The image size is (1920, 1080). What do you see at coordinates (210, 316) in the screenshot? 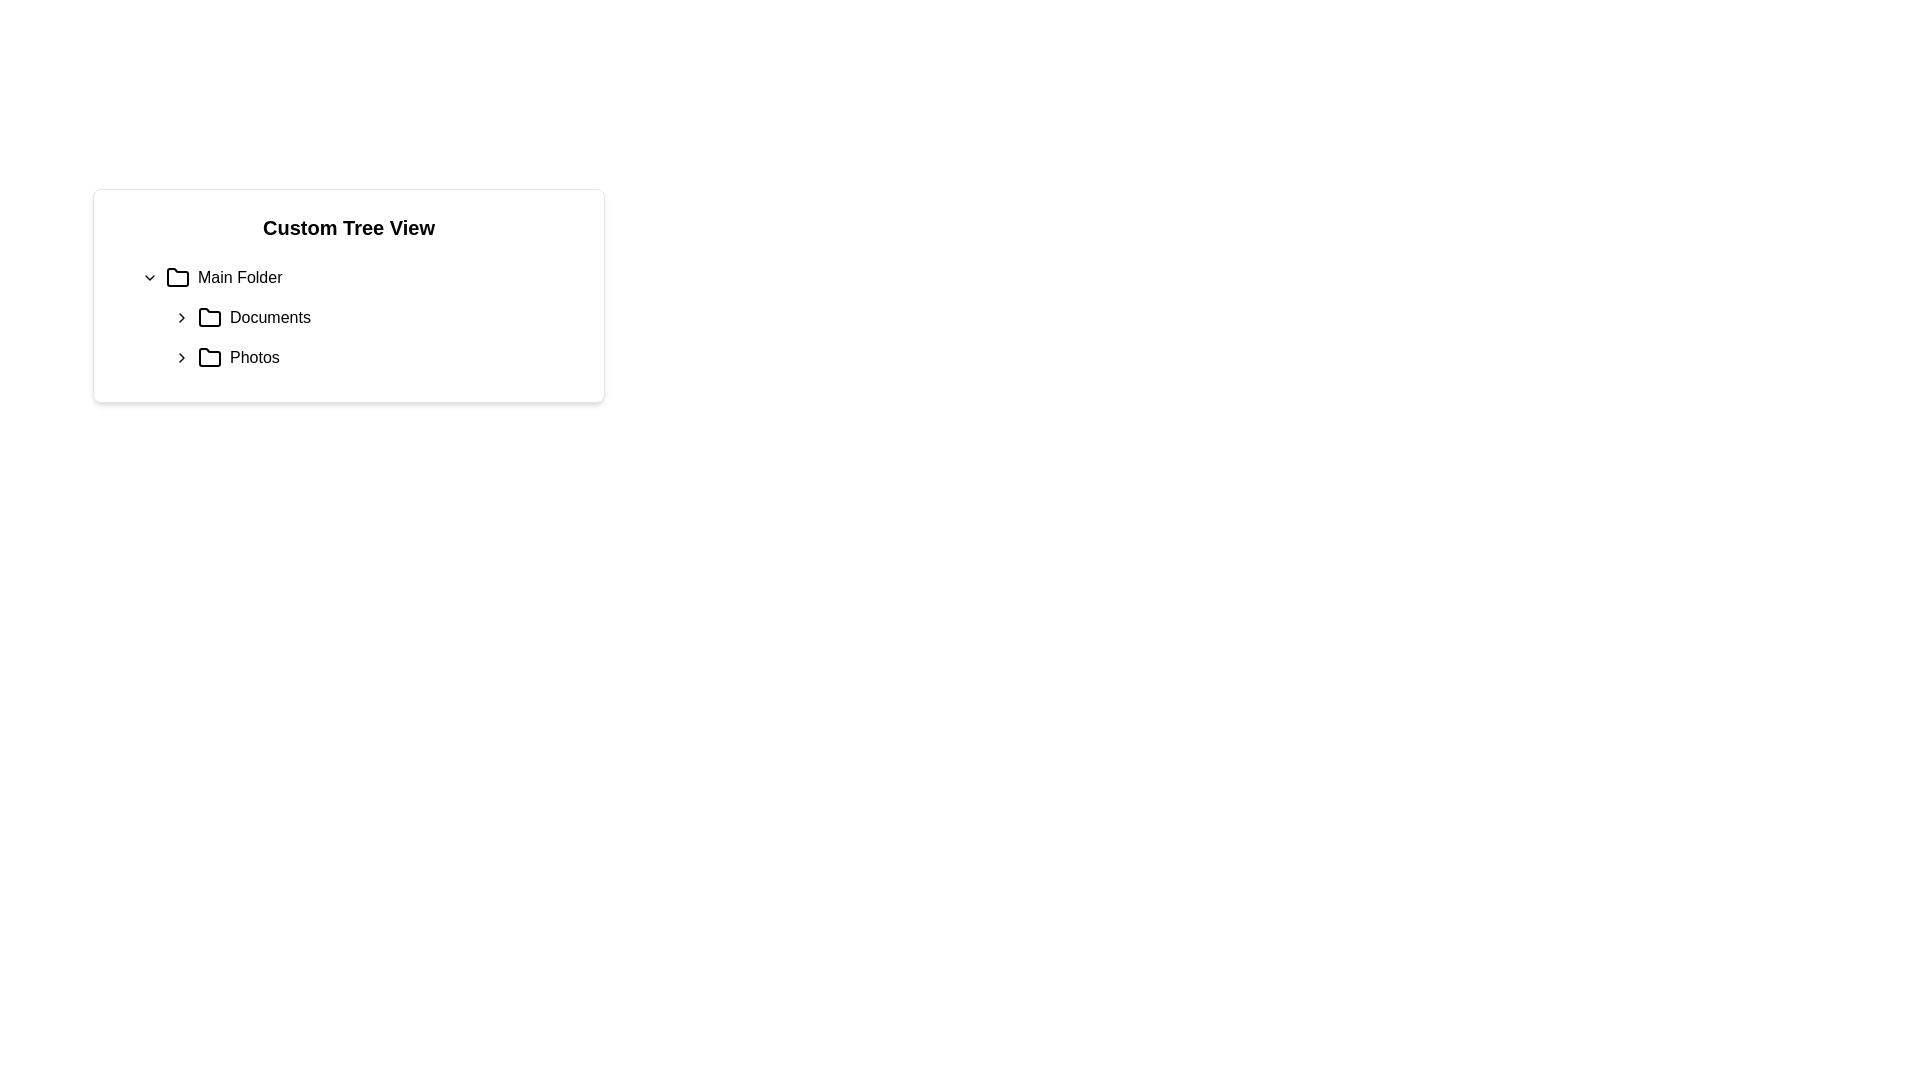
I see `the folder icon that visually represents a folder in the tree view interface, located adjacent to the 'Documents' label` at bounding box center [210, 316].